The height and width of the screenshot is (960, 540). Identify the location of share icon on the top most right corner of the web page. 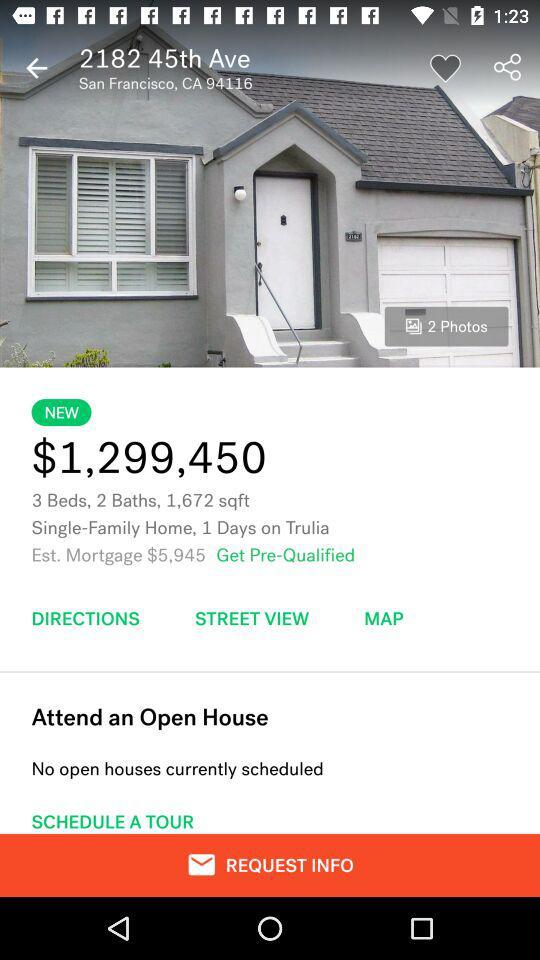
(508, 68).